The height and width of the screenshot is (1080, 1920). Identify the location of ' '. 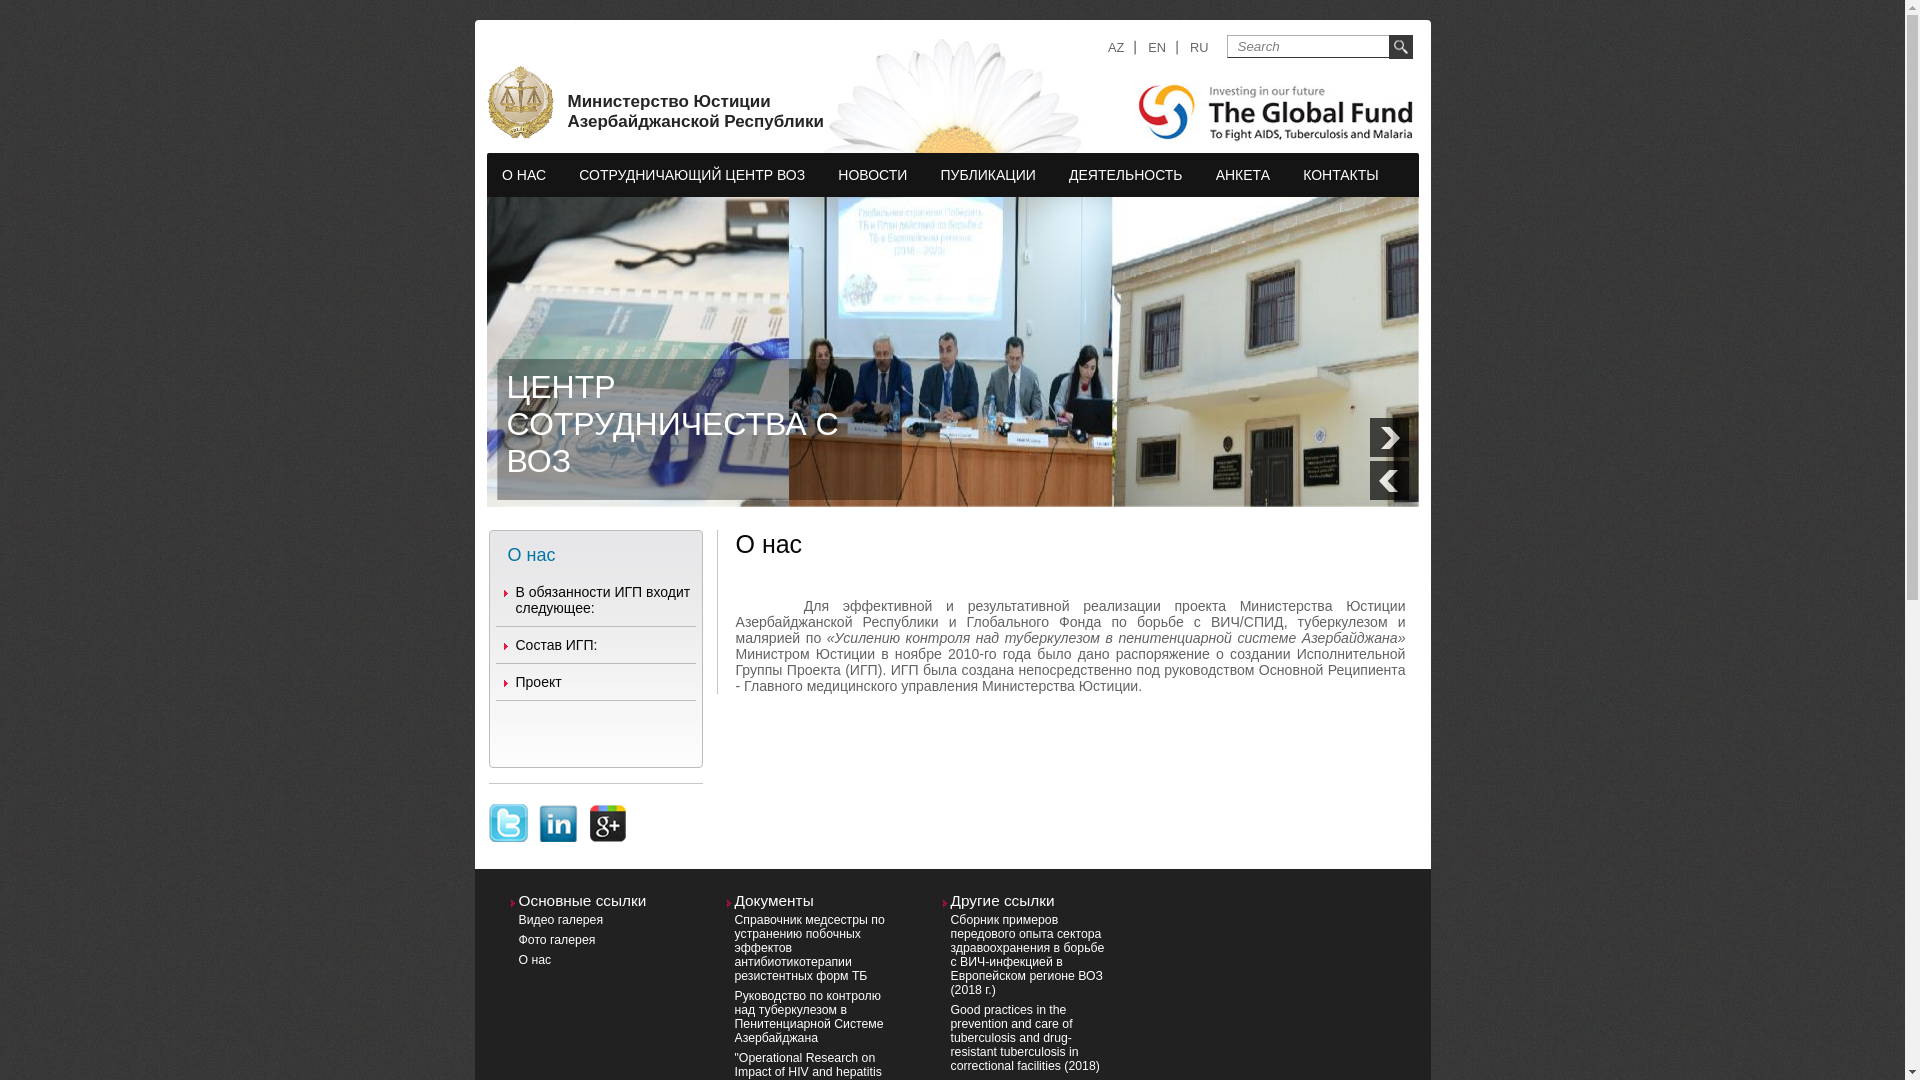
(556, 811).